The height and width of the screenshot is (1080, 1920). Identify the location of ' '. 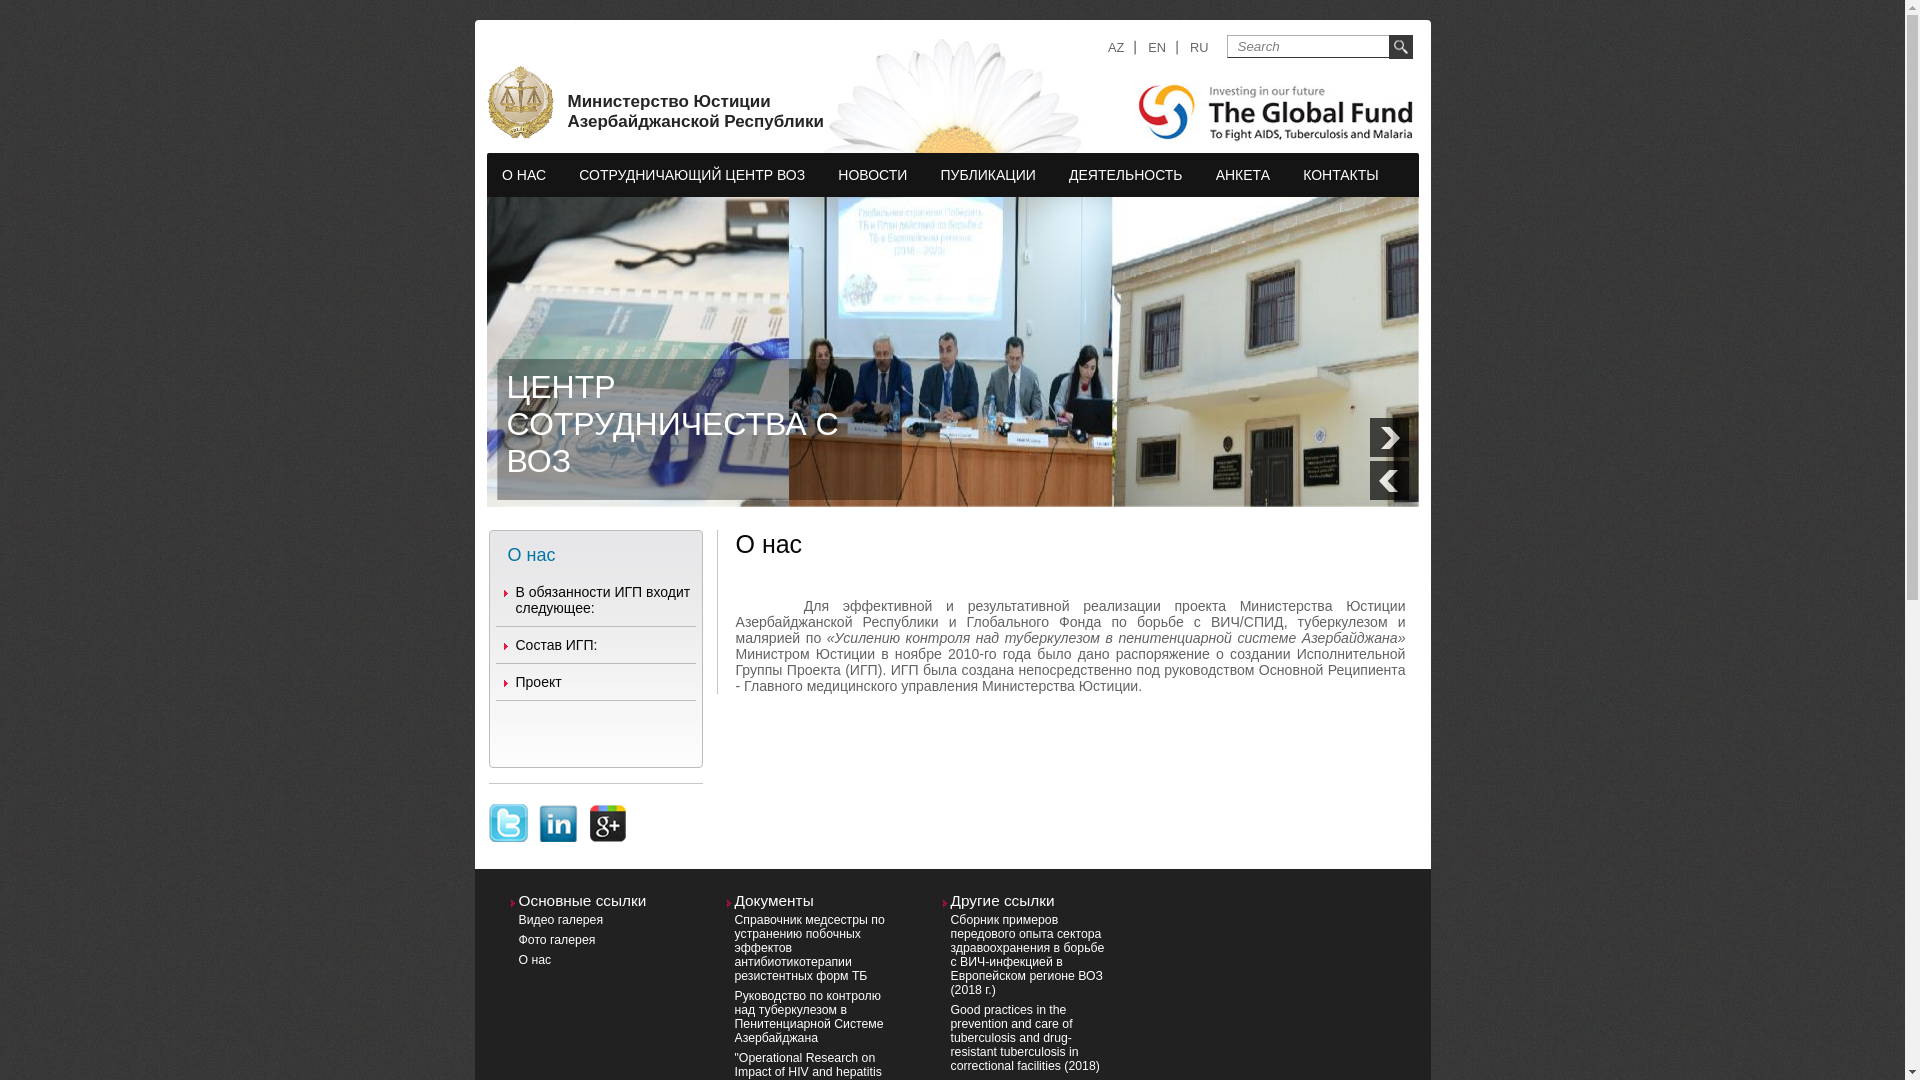
(556, 811).